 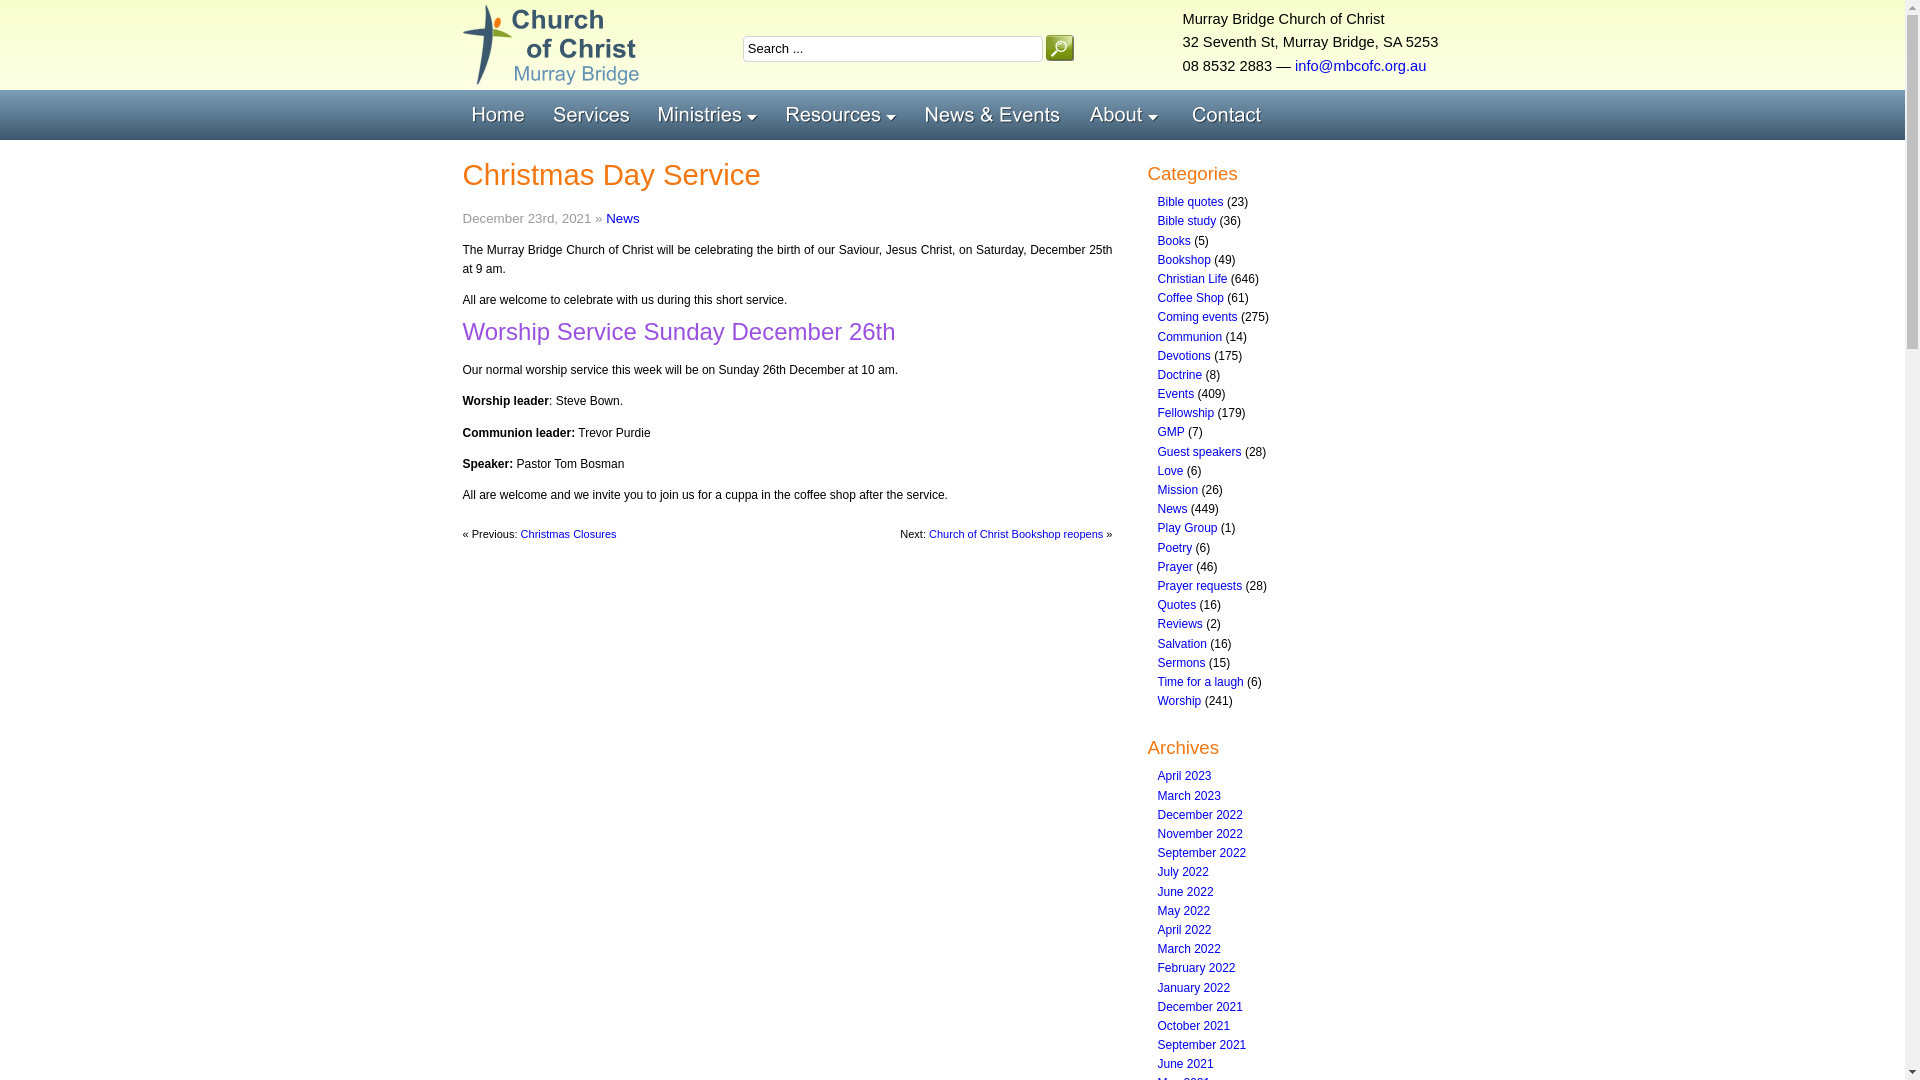 What do you see at coordinates (1184, 354) in the screenshot?
I see `'Devotions'` at bounding box center [1184, 354].